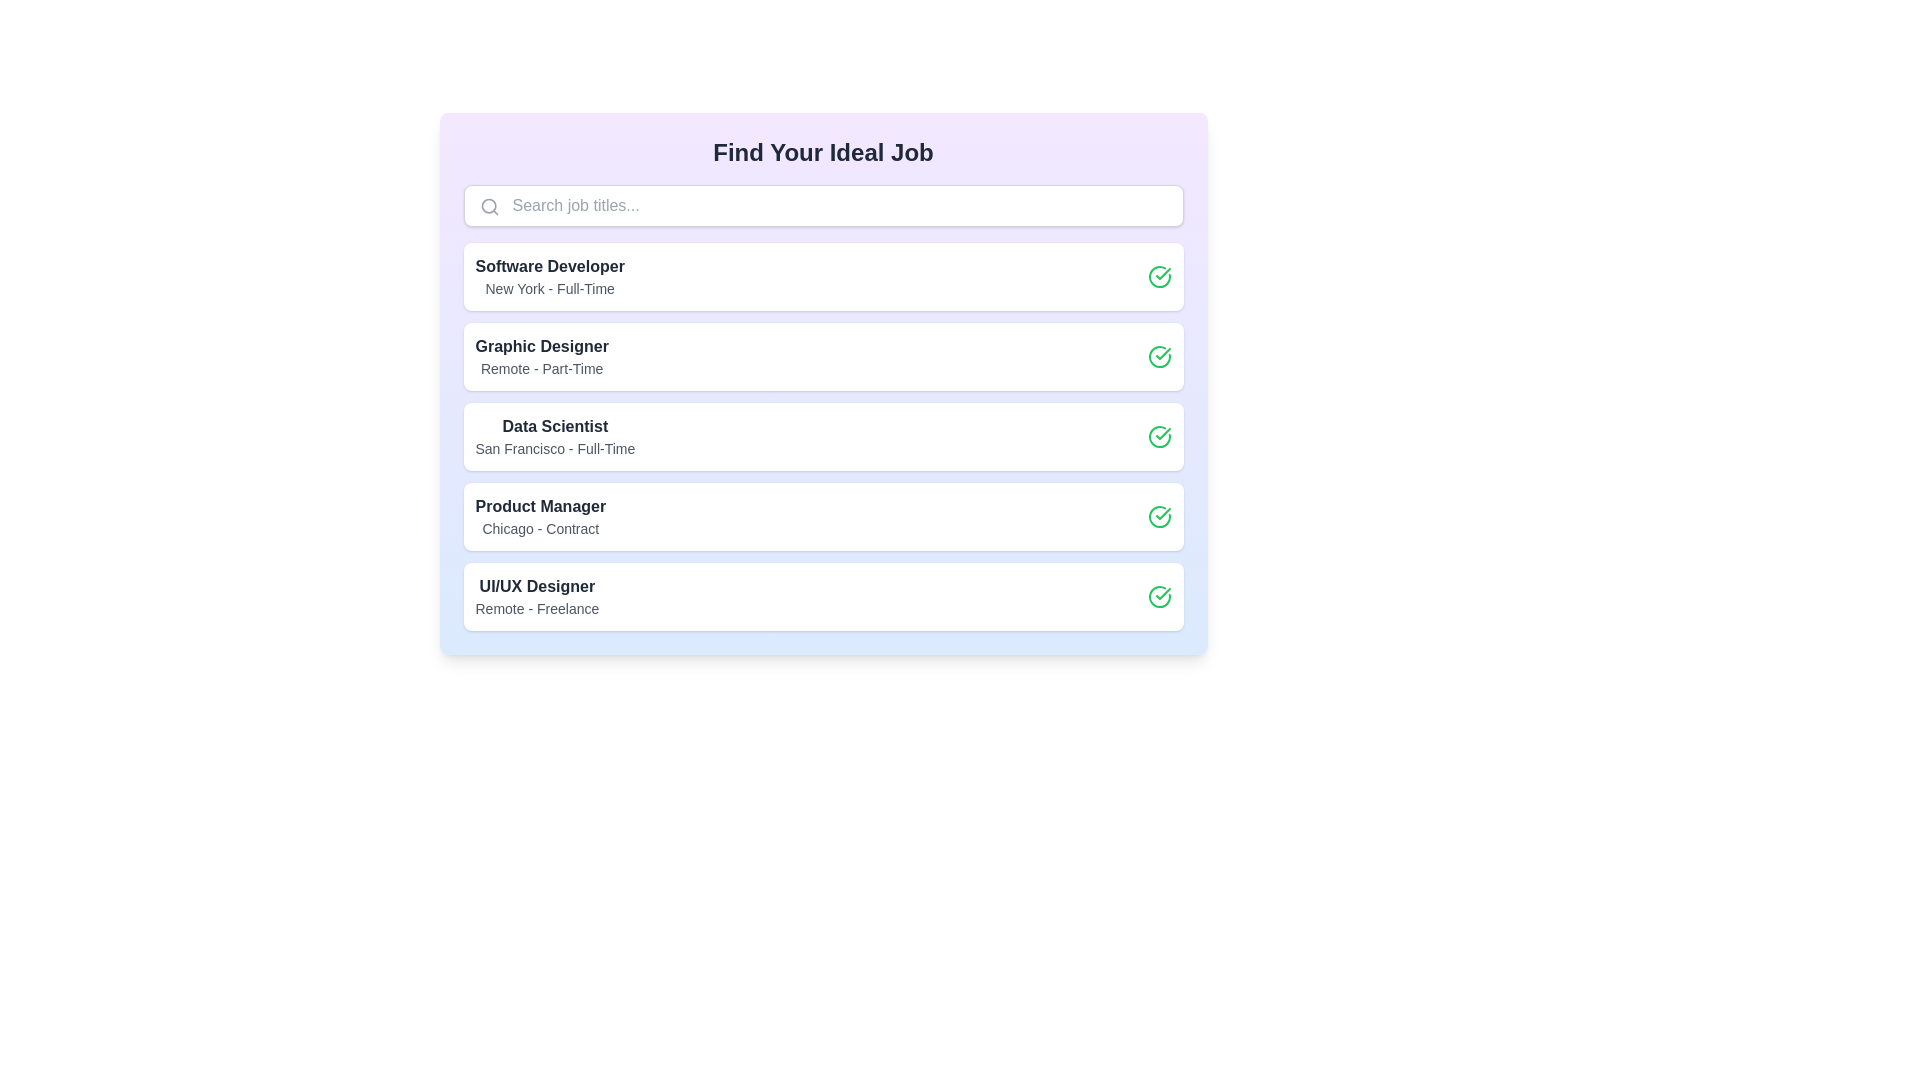 The width and height of the screenshot is (1920, 1080). I want to click on the green circular checkmark icon located at the rightmost side of the 'Graphic Designer Remote - Part-Time' listing, so click(1159, 356).